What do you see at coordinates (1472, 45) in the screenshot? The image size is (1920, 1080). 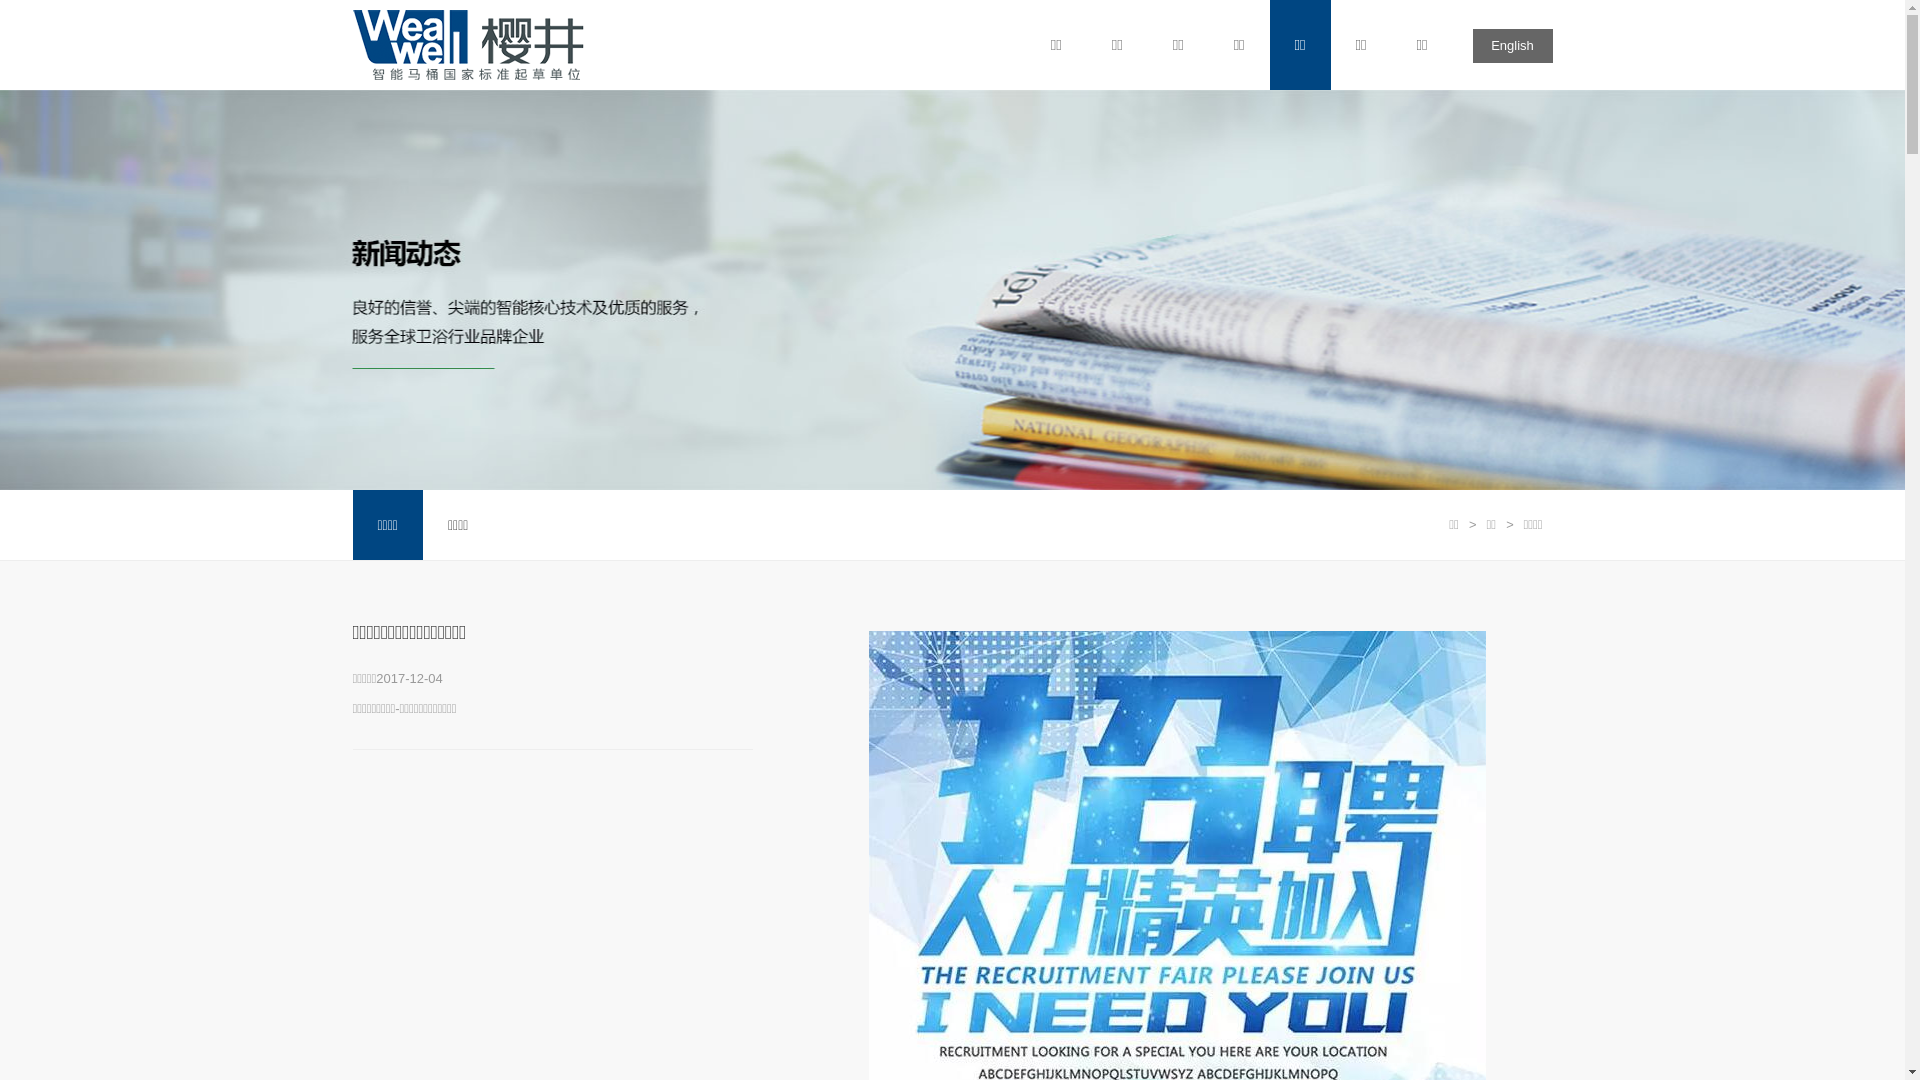 I see `'English'` at bounding box center [1472, 45].